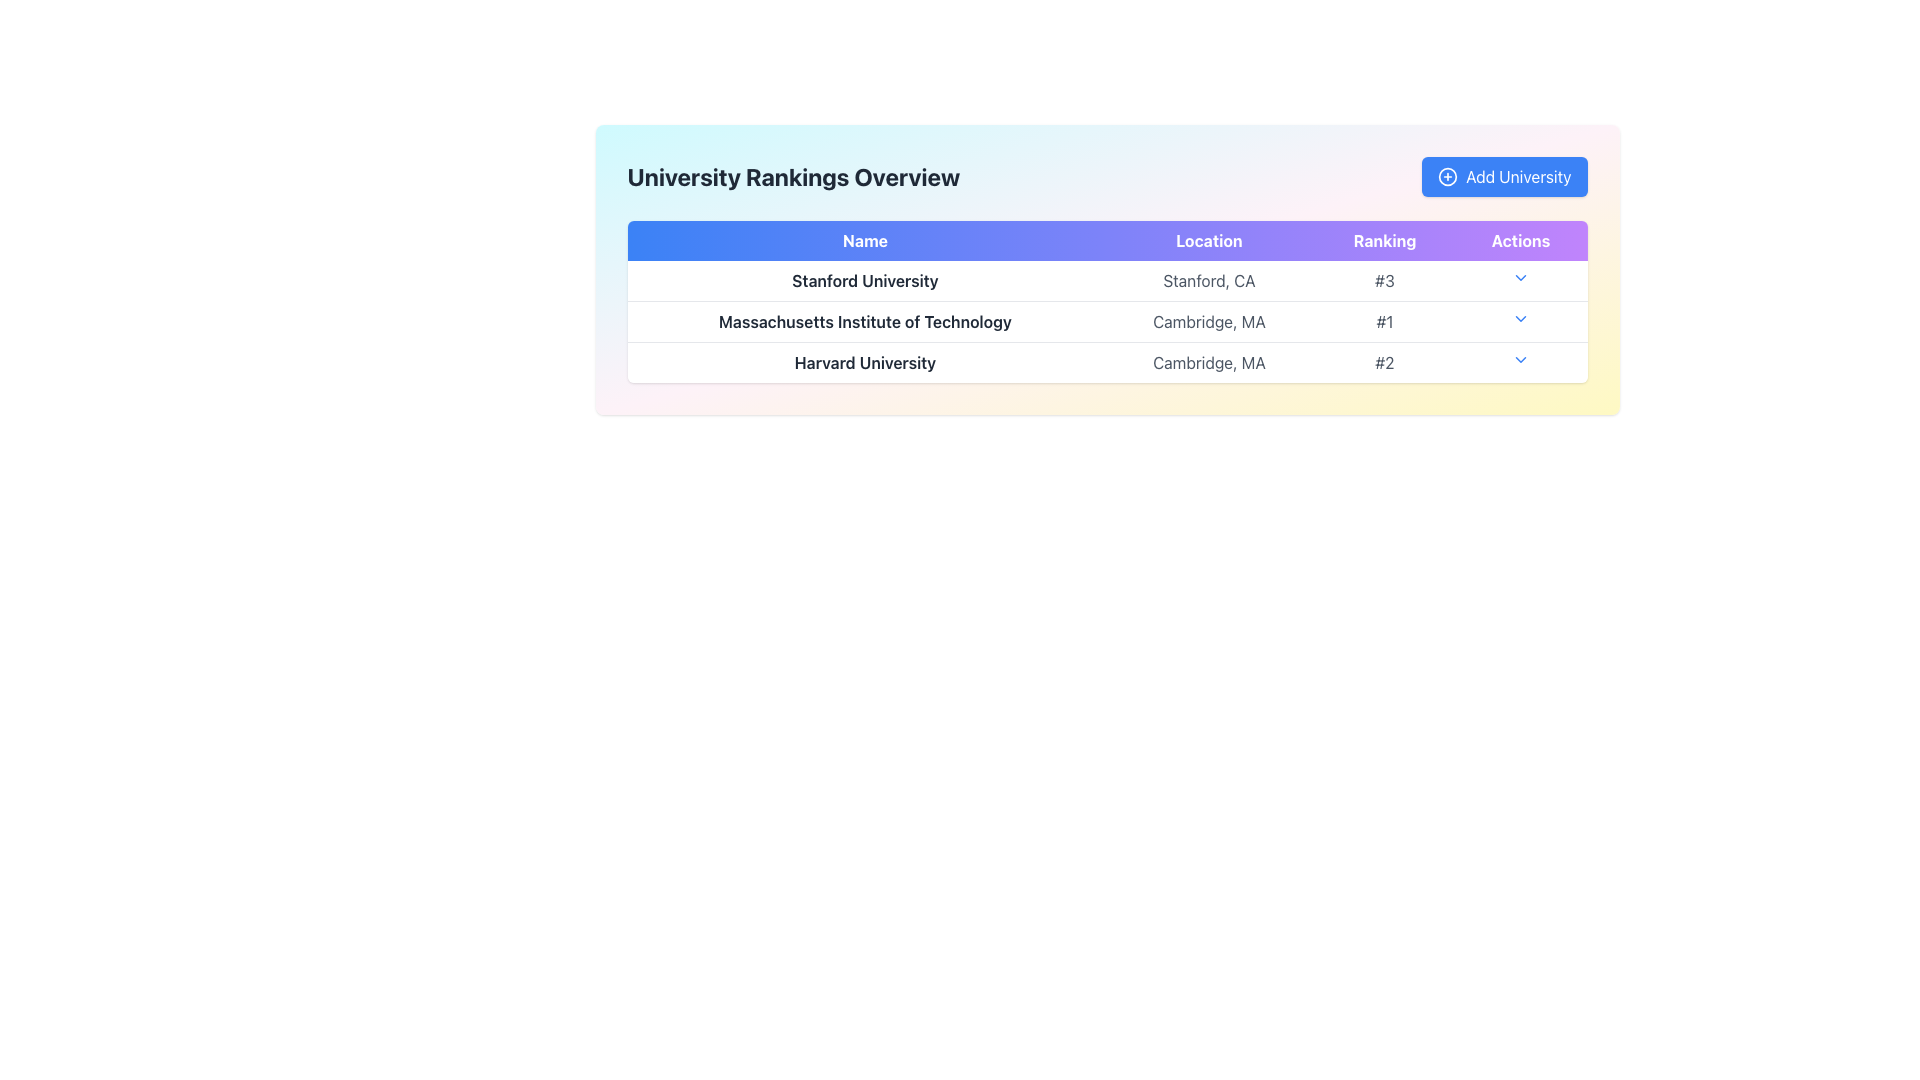 The image size is (1920, 1080). I want to click on the text label displaying '#1' in light gray color, located in the 'Ranking' column of the table row for 'Massachusetts Institute of Technology', so click(1384, 320).